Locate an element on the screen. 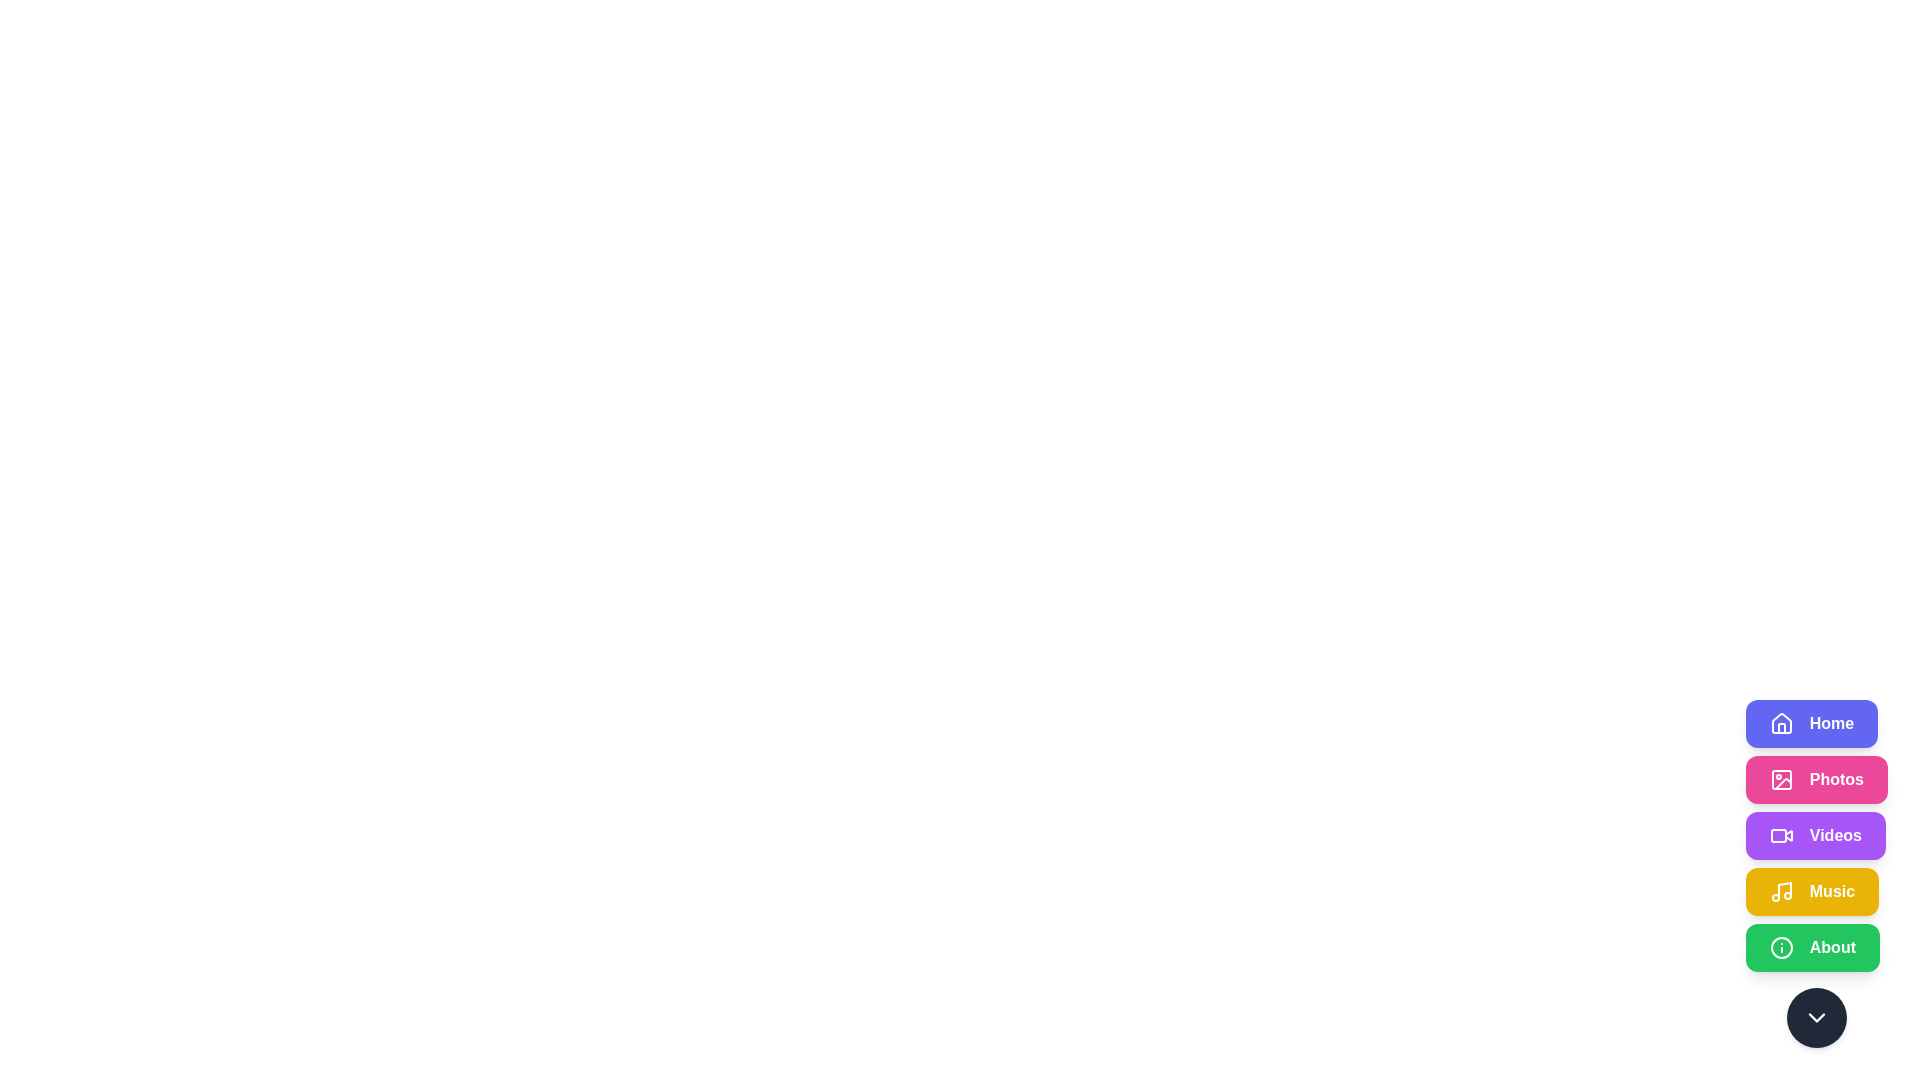  the Videos button to observe its hover effect is located at coordinates (1815, 836).